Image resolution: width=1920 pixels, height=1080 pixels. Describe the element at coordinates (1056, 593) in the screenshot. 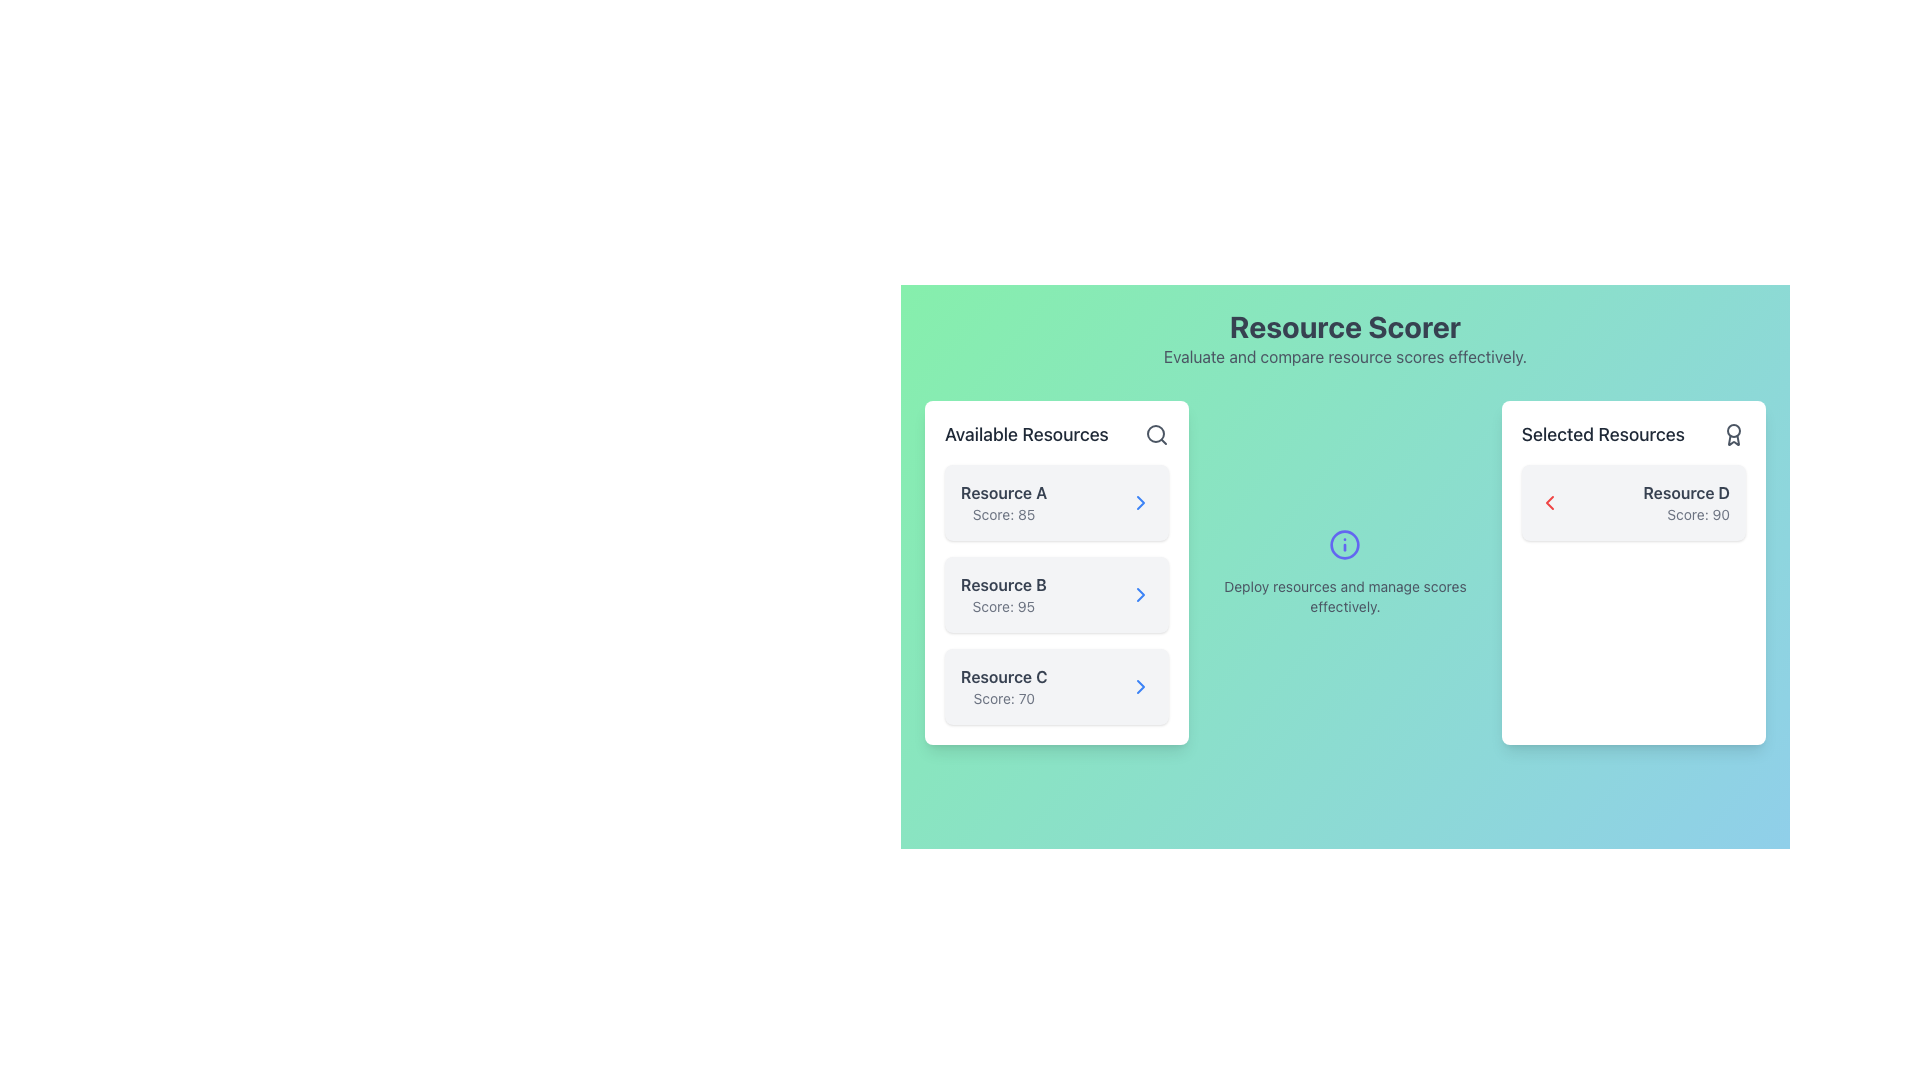

I see `information displayed on the Card that represents 'Resource B' with a score of 95, located in the 'Available Resources' section` at that location.